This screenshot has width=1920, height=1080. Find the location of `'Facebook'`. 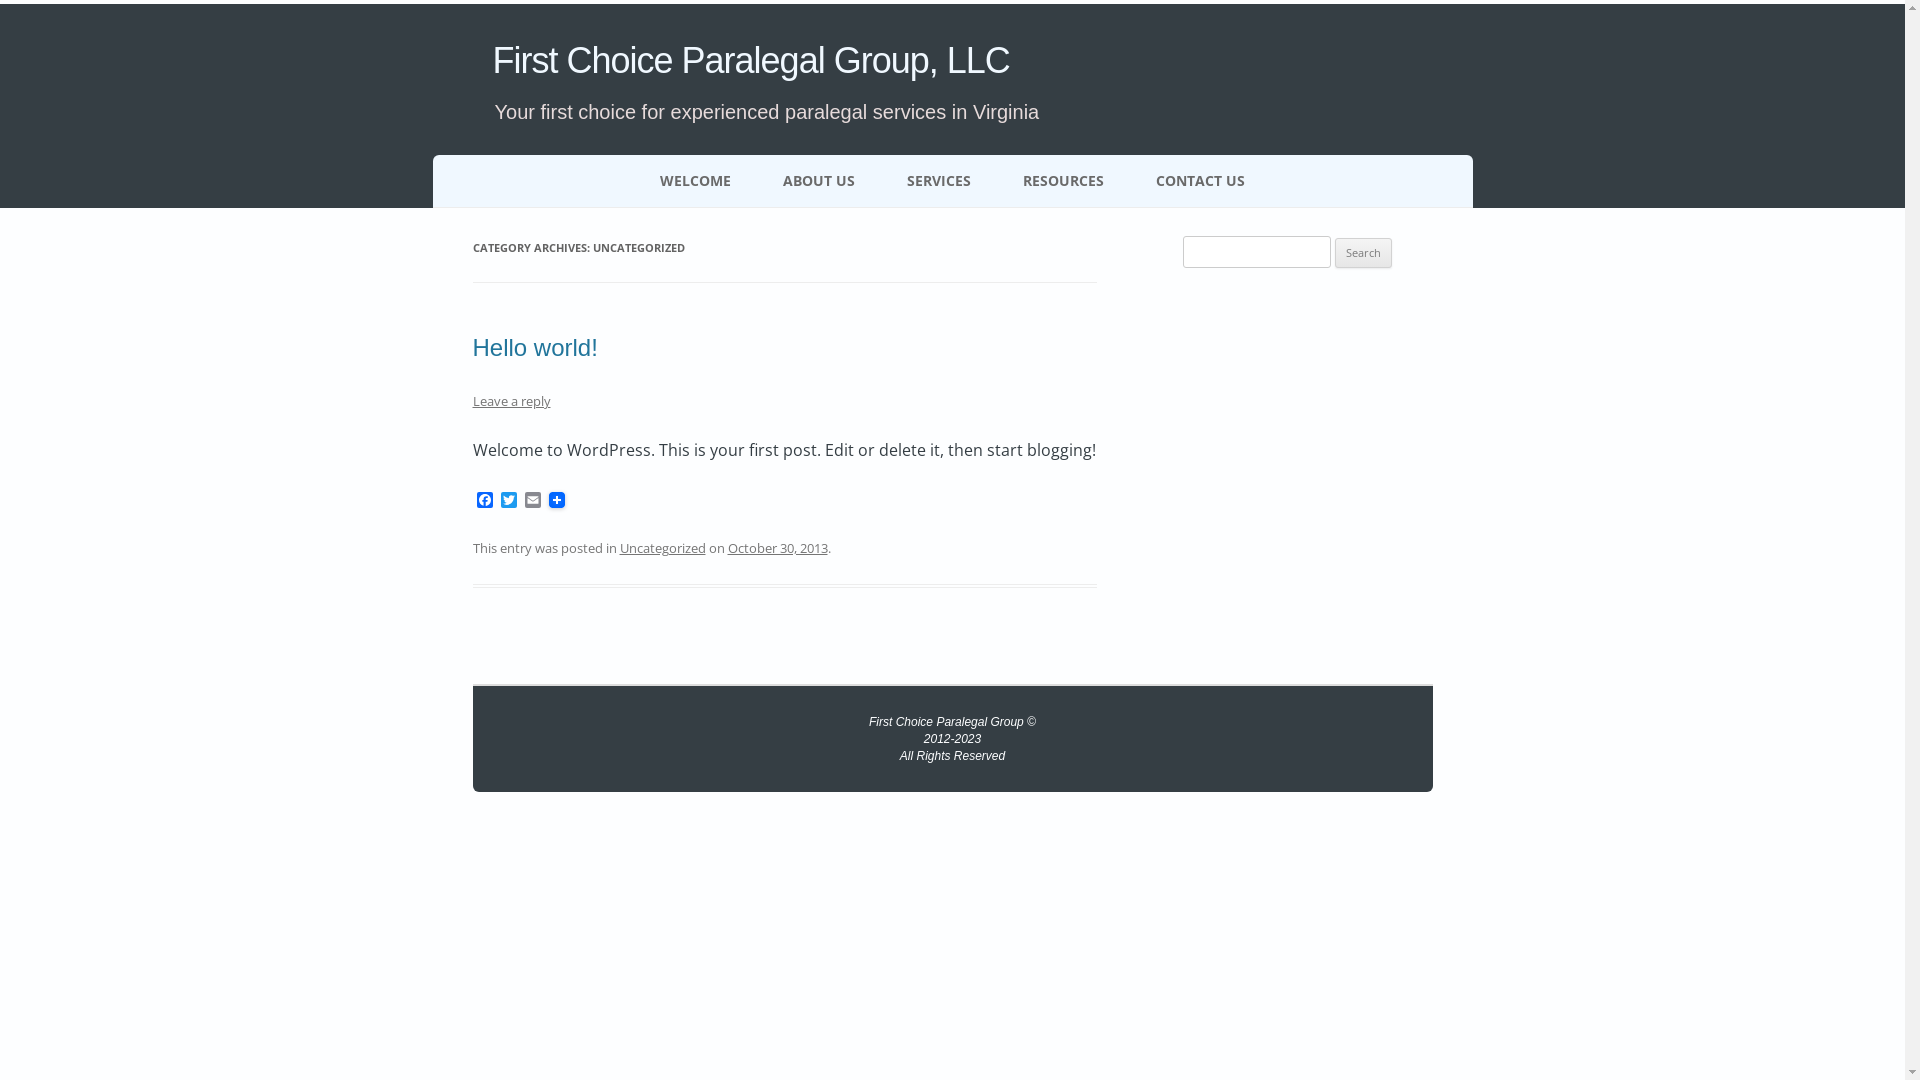

'Facebook' is located at coordinates (484, 500).